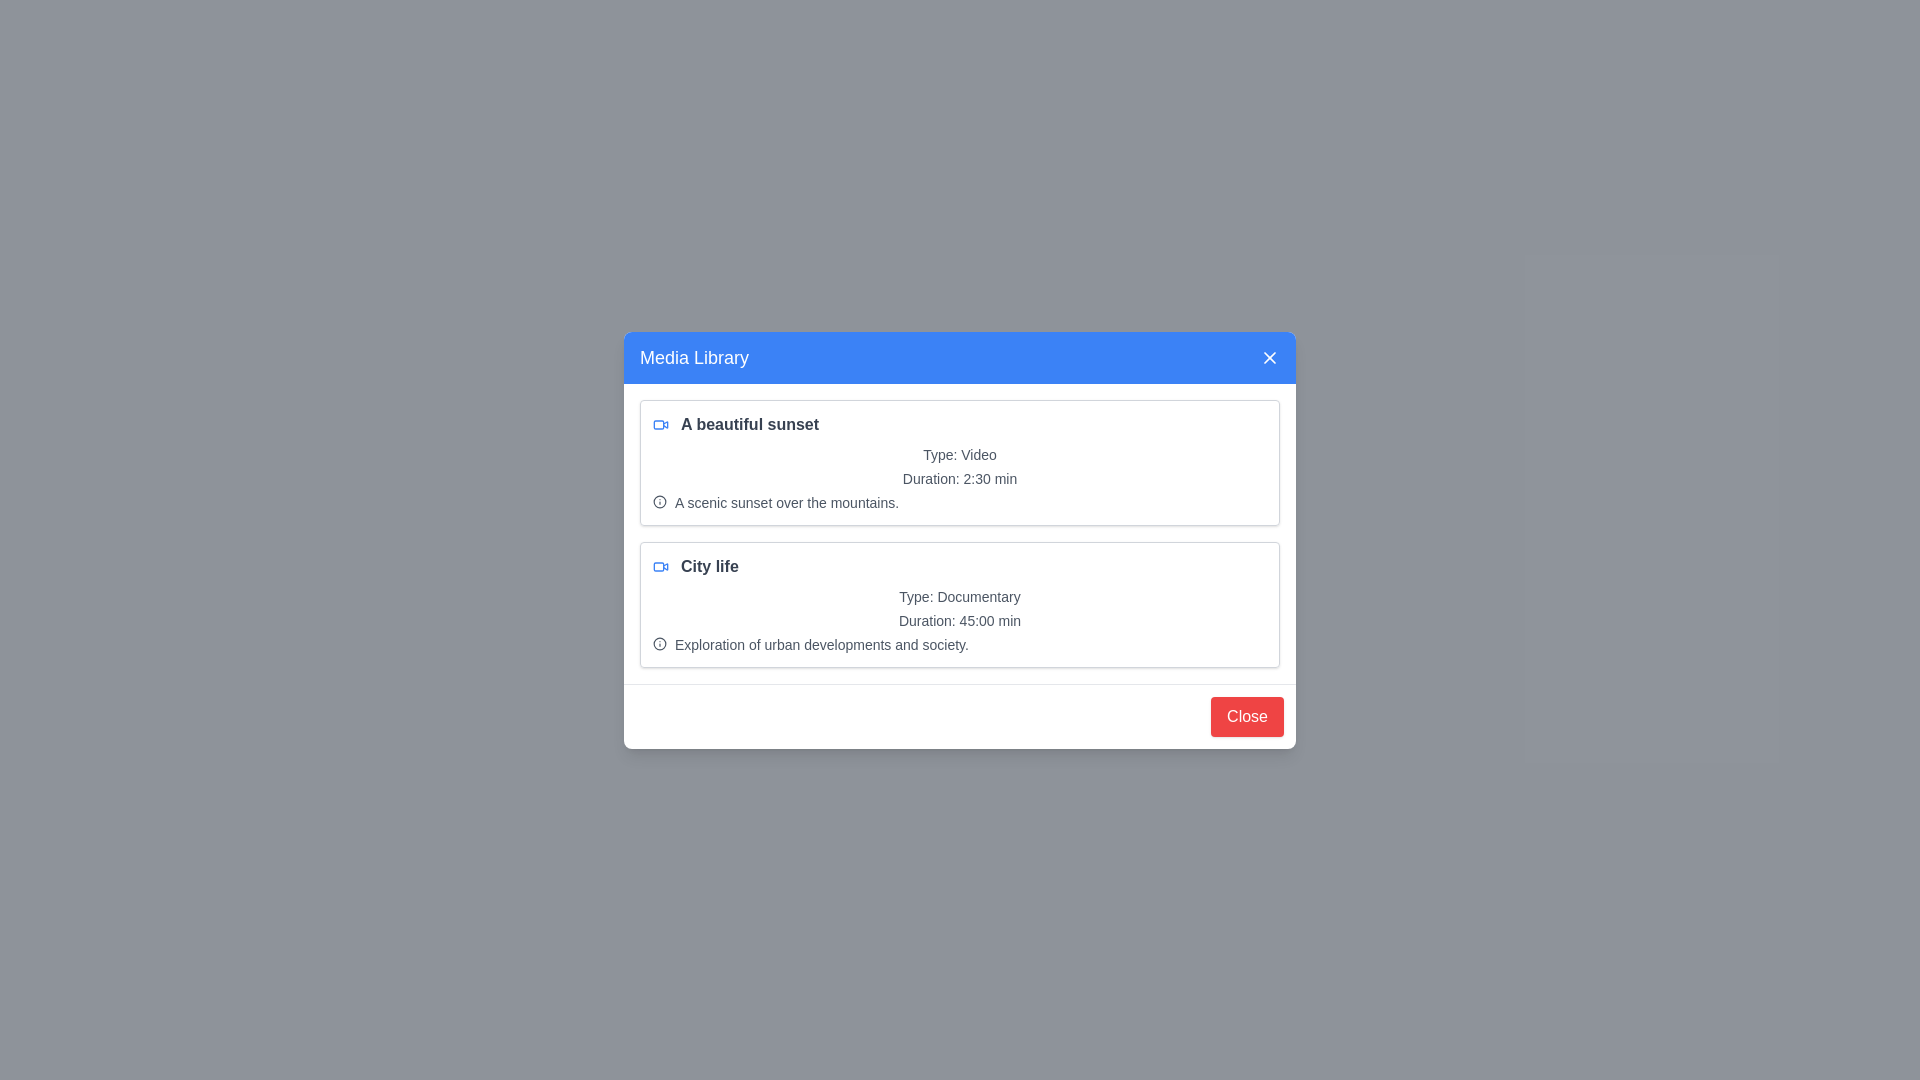  Describe the element at coordinates (960, 644) in the screenshot. I see `the informational icon containing the 'i' symbol next to the text 'Exploration of urban developments and society.' in the 'City life' section to interact with it` at that location.